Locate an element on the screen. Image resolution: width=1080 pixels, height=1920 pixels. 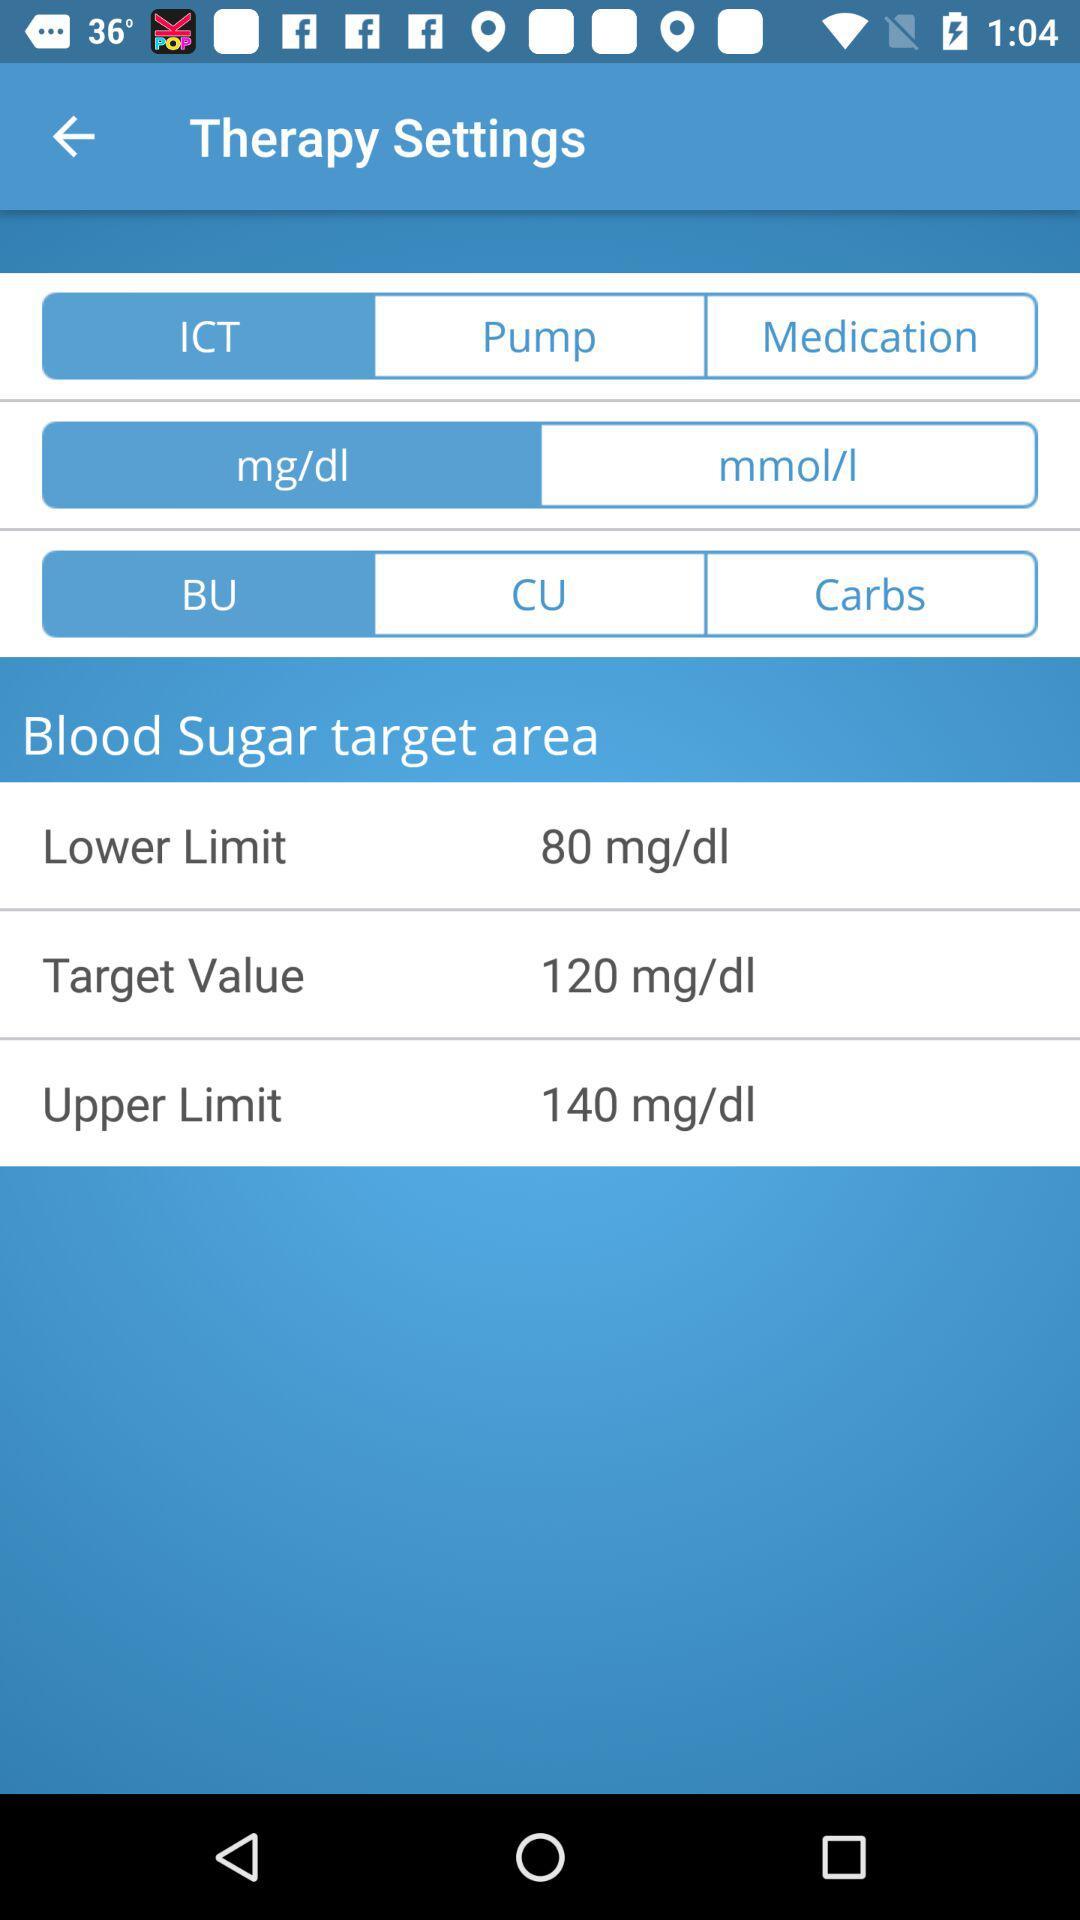
the button carbs is located at coordinates (870, 593).